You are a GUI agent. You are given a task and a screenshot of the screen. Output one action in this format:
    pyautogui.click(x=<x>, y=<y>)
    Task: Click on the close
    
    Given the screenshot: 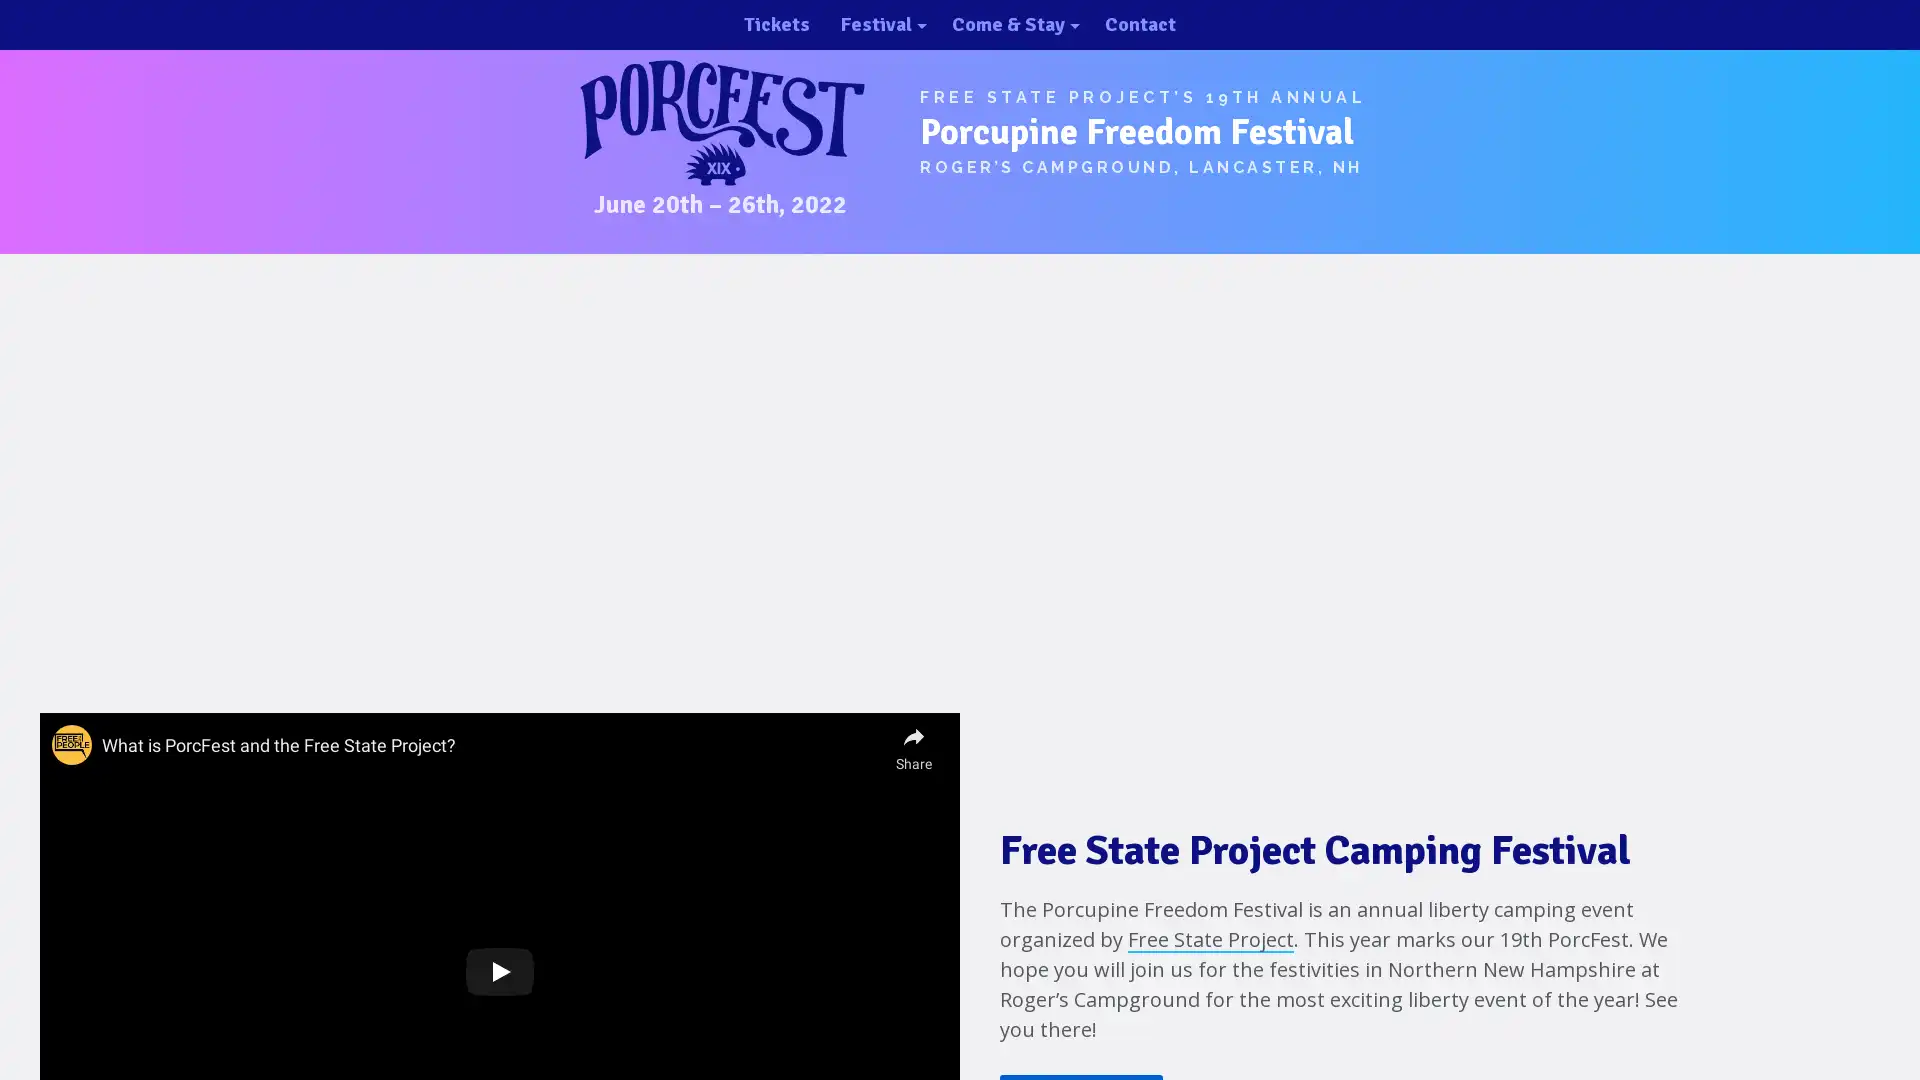 What is the action you would take?
    pyautogui.click(x=1856, y=80)
    